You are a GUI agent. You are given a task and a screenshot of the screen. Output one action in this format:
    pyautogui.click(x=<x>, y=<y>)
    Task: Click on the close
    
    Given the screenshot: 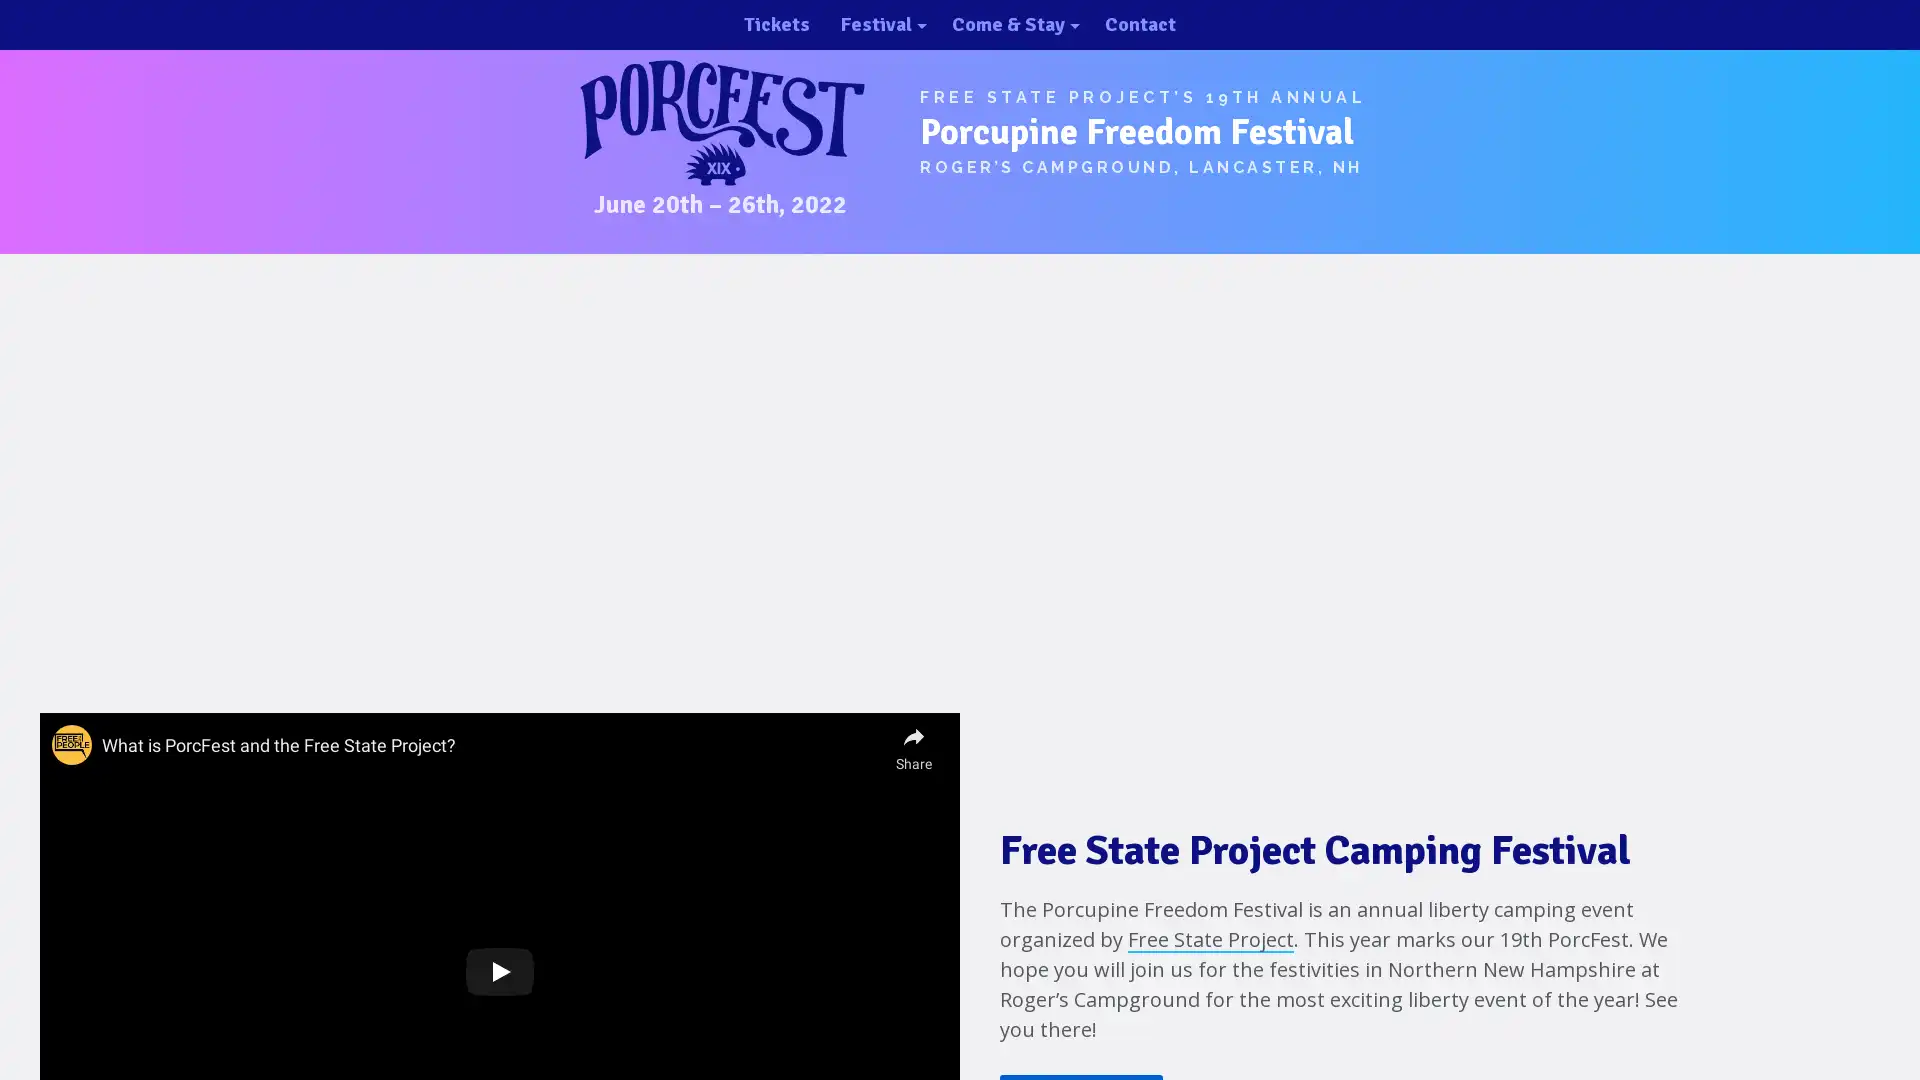 What is the action you would take?
    pyautogui.click(x=1856, y=80)
    